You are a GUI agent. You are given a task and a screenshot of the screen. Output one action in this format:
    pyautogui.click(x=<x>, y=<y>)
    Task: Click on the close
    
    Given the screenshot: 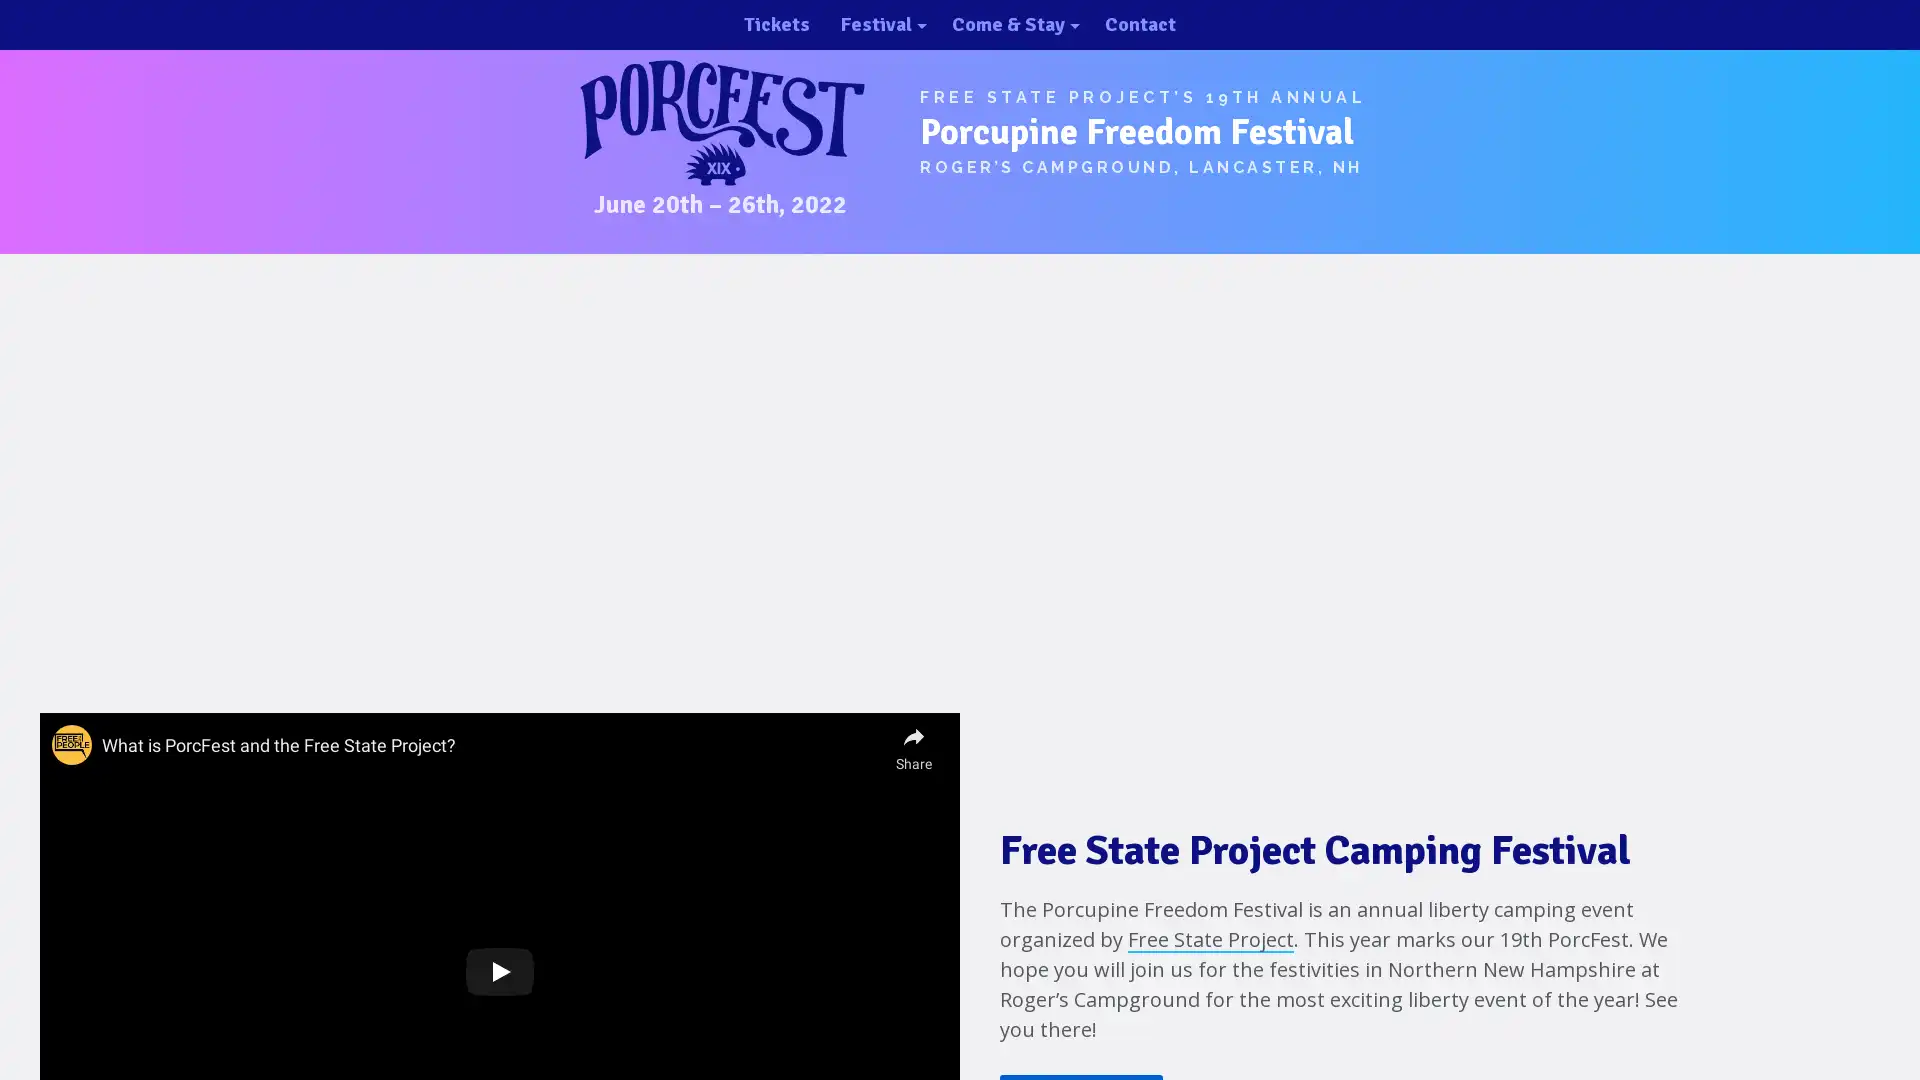 What is the action you would take?
    pyautogui.click(x=1856, y=80)
    